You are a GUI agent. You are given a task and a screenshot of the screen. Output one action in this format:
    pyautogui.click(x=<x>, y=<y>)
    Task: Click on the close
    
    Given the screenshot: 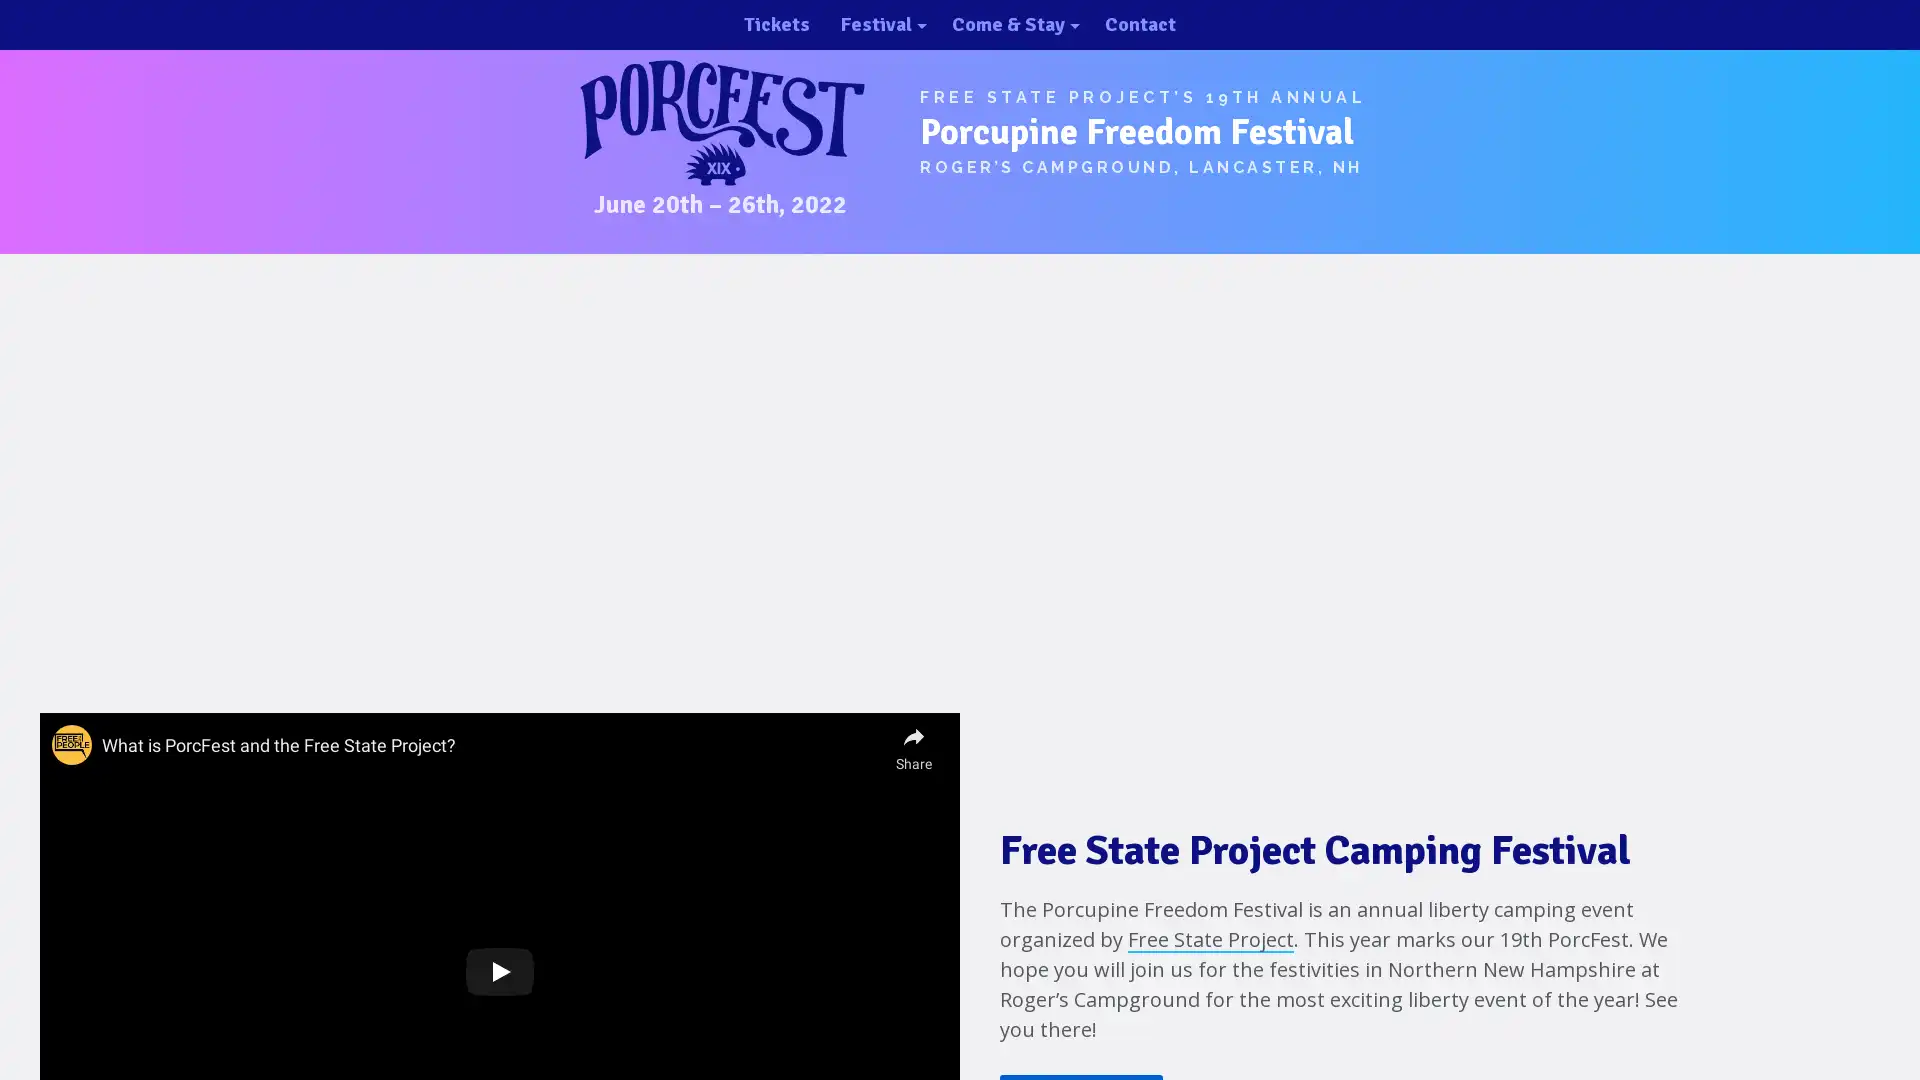 What is the action you would take?
    pyautogui.click(x=1856, y=80)
    